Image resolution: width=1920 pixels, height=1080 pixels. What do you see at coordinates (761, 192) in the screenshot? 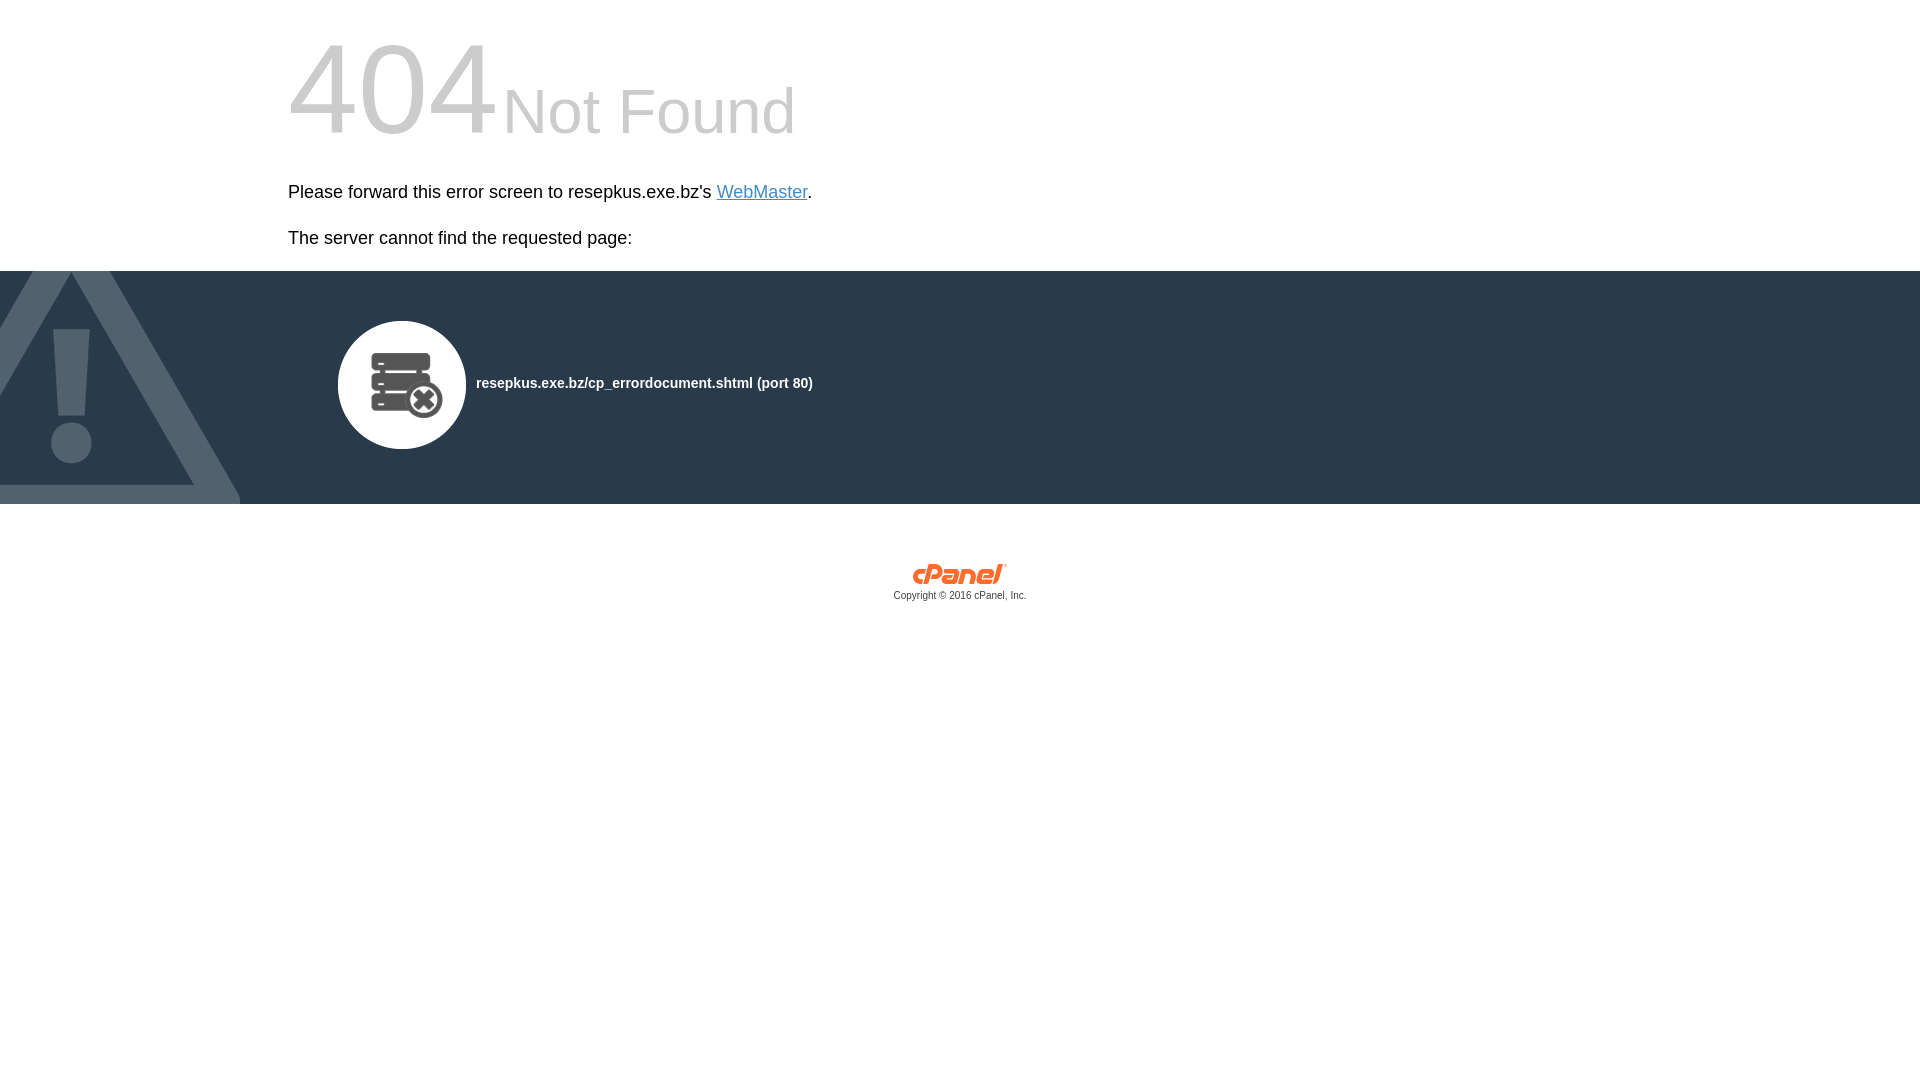
I see `'WebMaster'` at bounding box center [761, 192].